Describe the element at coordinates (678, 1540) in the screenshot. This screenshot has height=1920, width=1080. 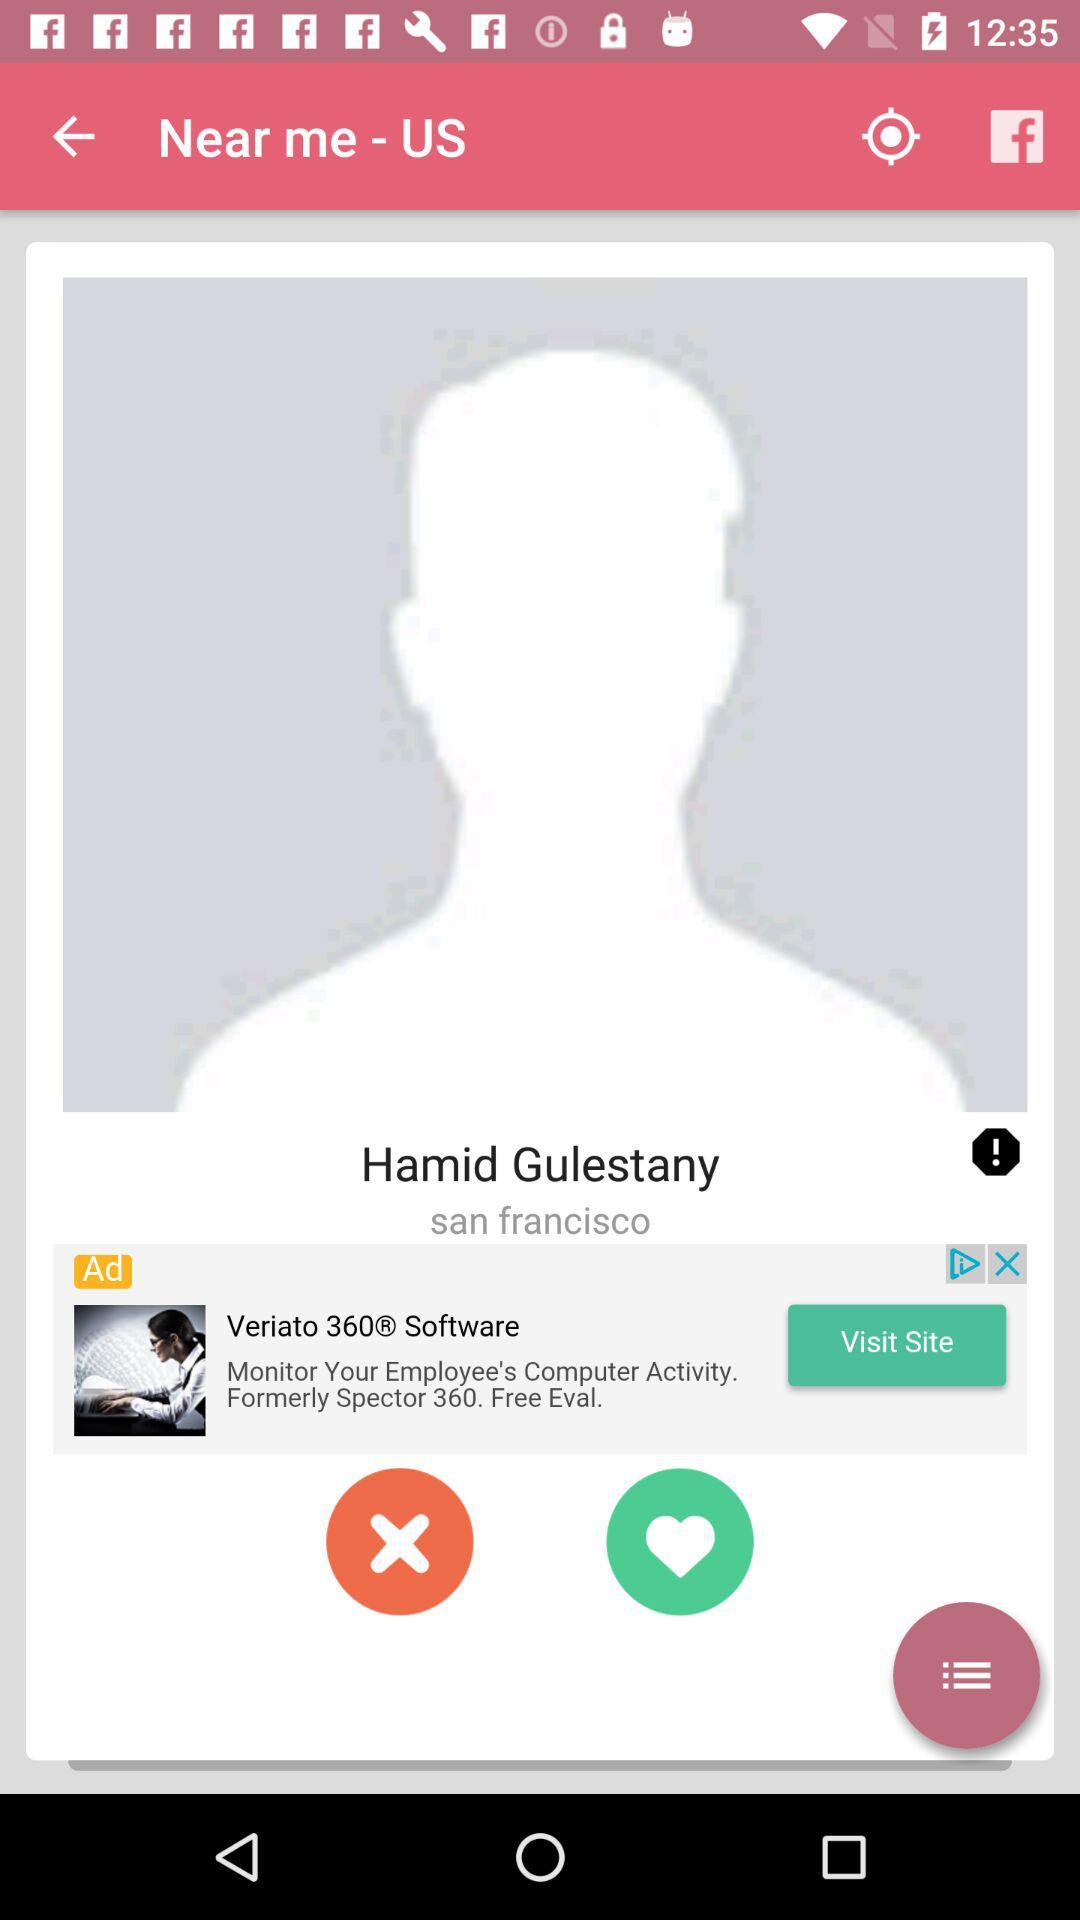
I see `heart toucing` at that location.